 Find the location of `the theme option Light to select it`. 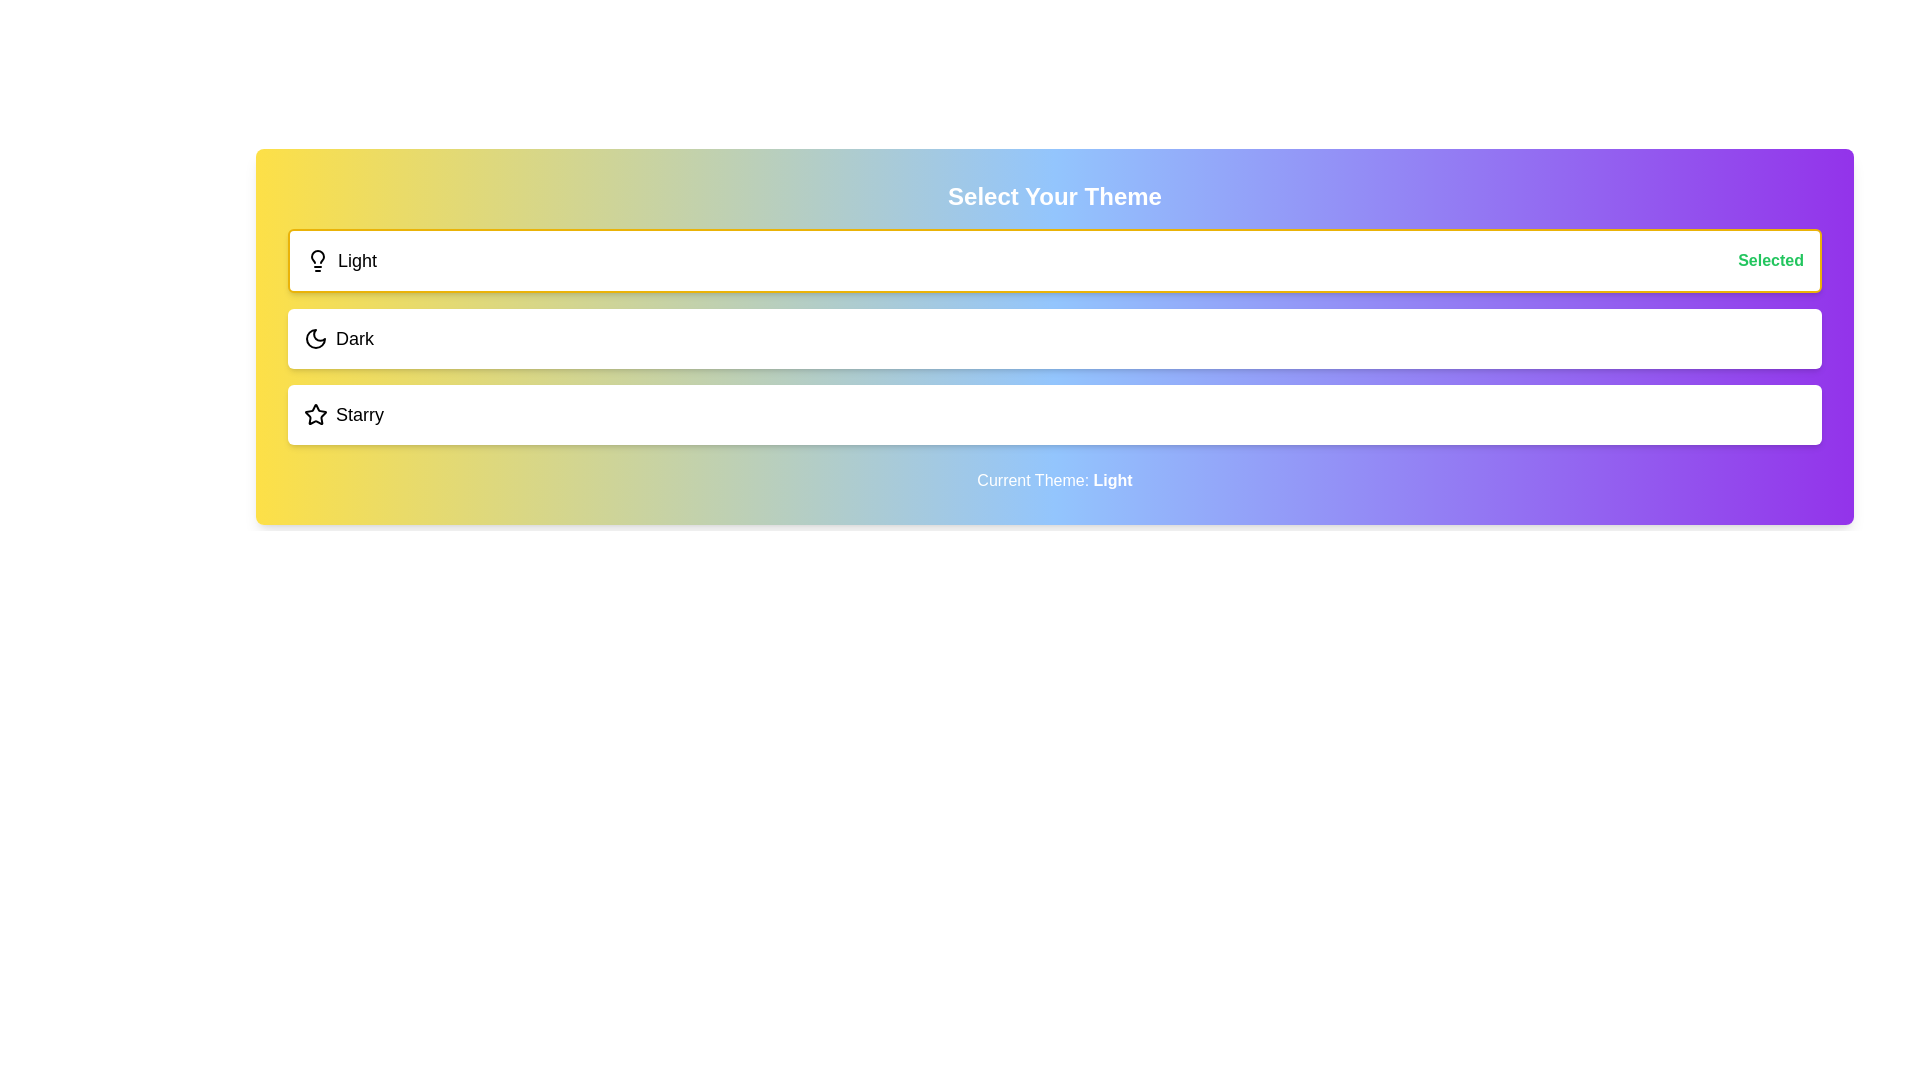

the theme option Light to select it is located at coordinates (340, 260).